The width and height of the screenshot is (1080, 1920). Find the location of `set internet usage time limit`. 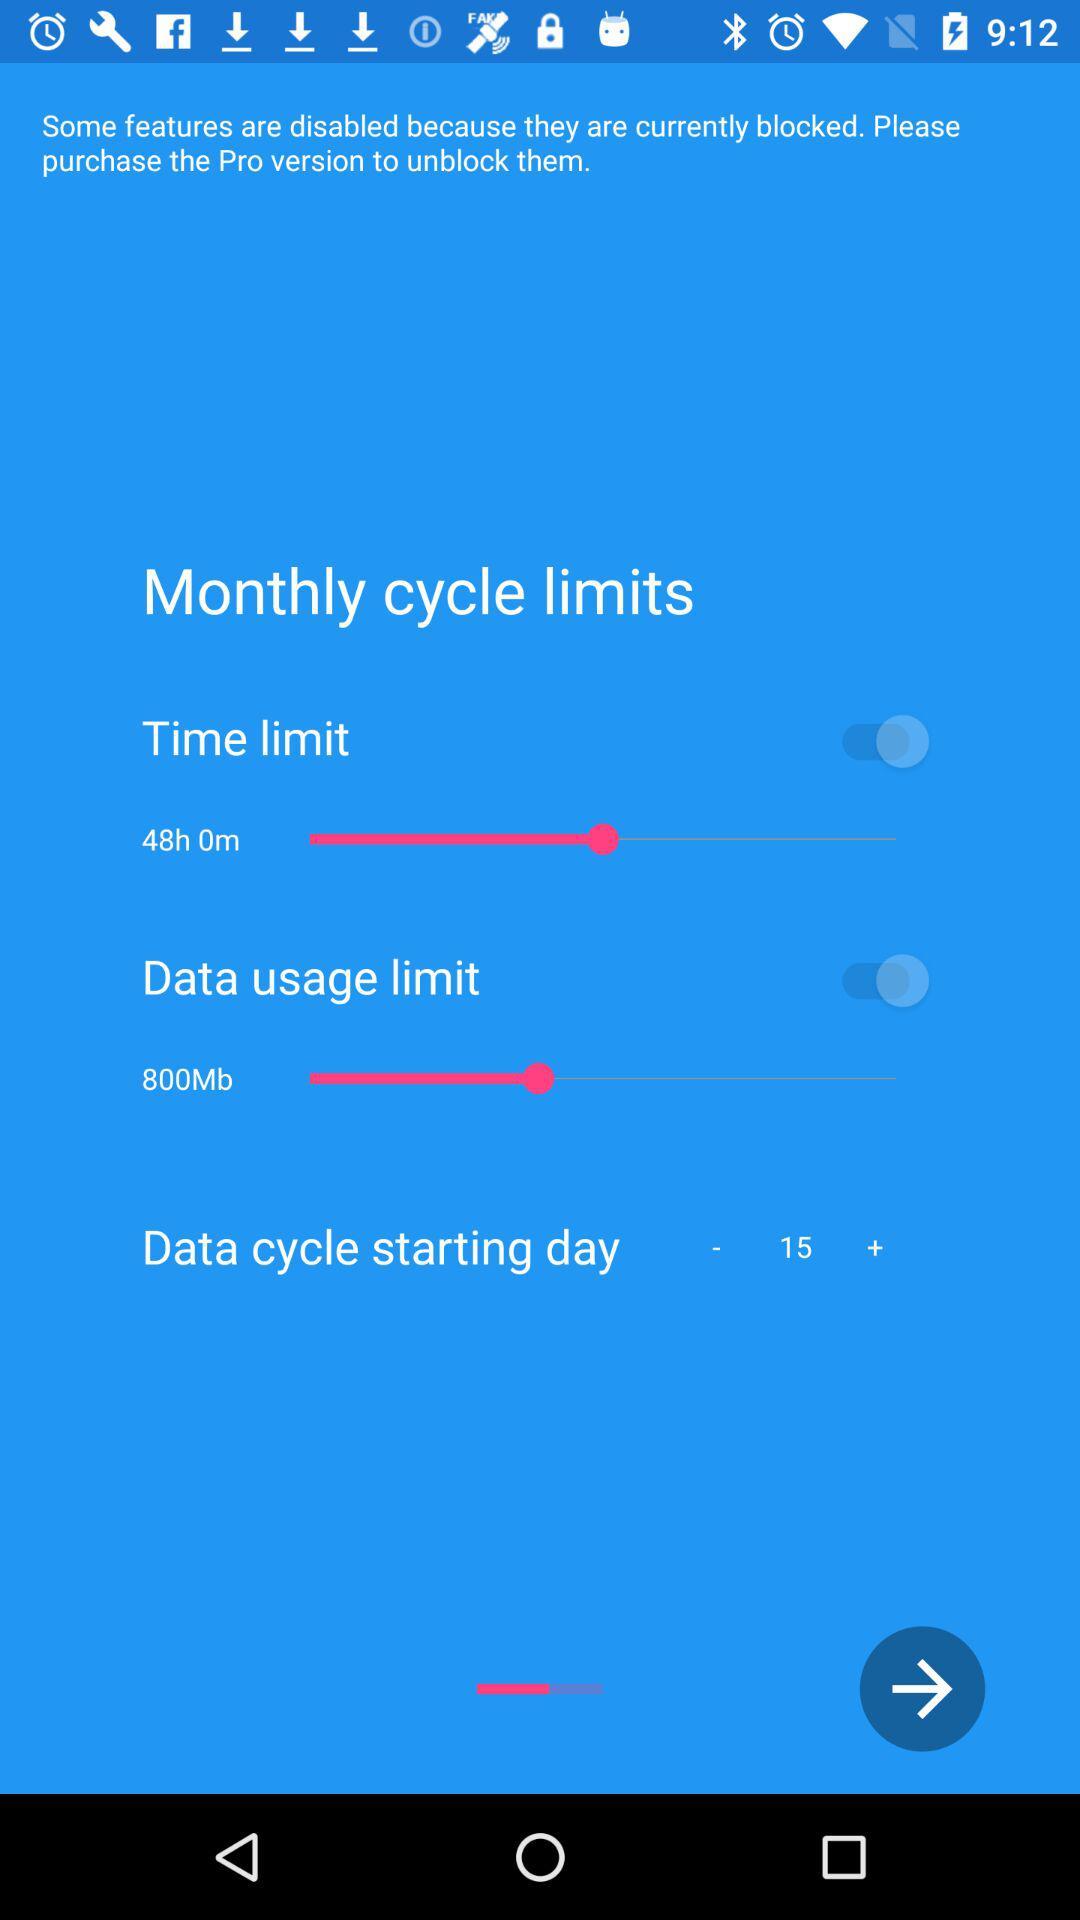

set internet usage time limit is located at coordinates (644, 739).